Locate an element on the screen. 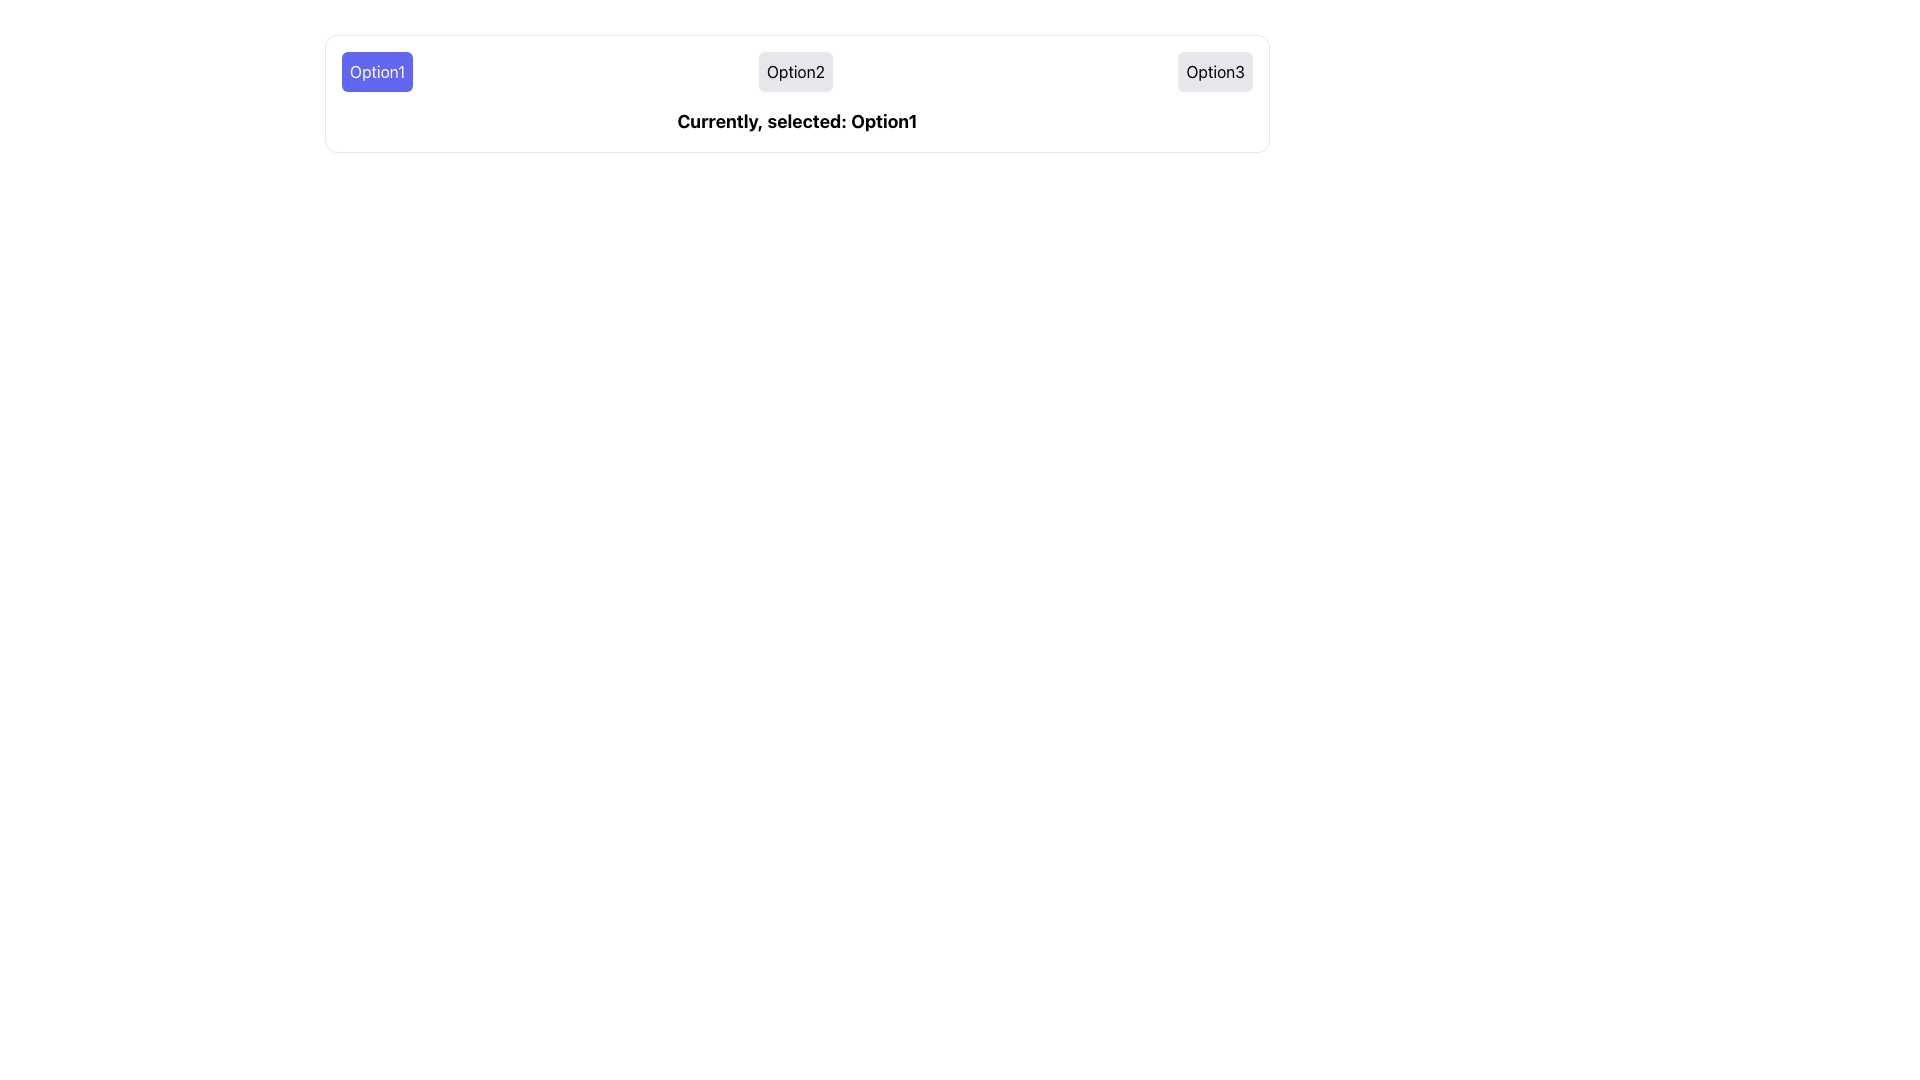  the group of clickable text elements labeled 'Option1', 'Option2', and 'Option3' is located at coordinates (796, 71).